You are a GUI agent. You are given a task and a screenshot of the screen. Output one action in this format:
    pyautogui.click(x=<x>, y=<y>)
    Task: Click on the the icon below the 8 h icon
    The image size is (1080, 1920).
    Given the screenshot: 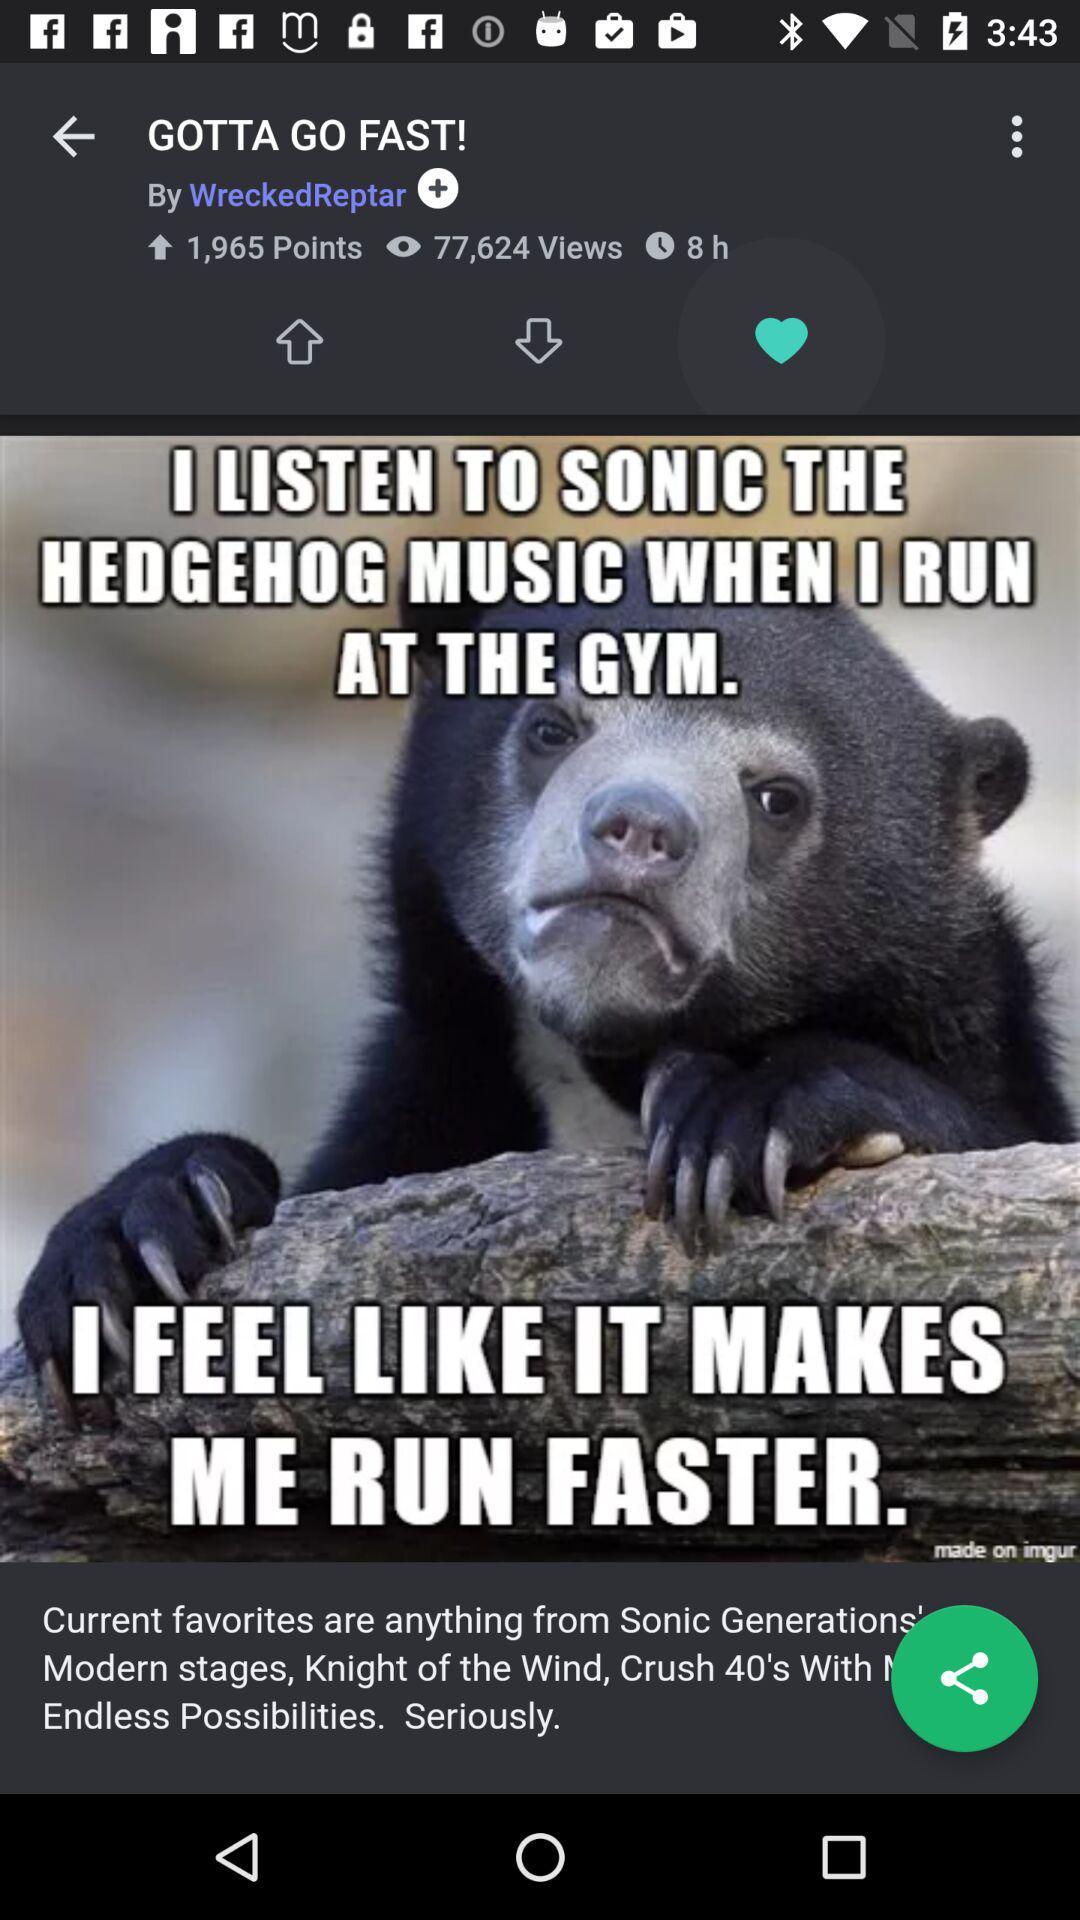 What is the action you would take?
    pyautogui.click(x=780, y=341)
    